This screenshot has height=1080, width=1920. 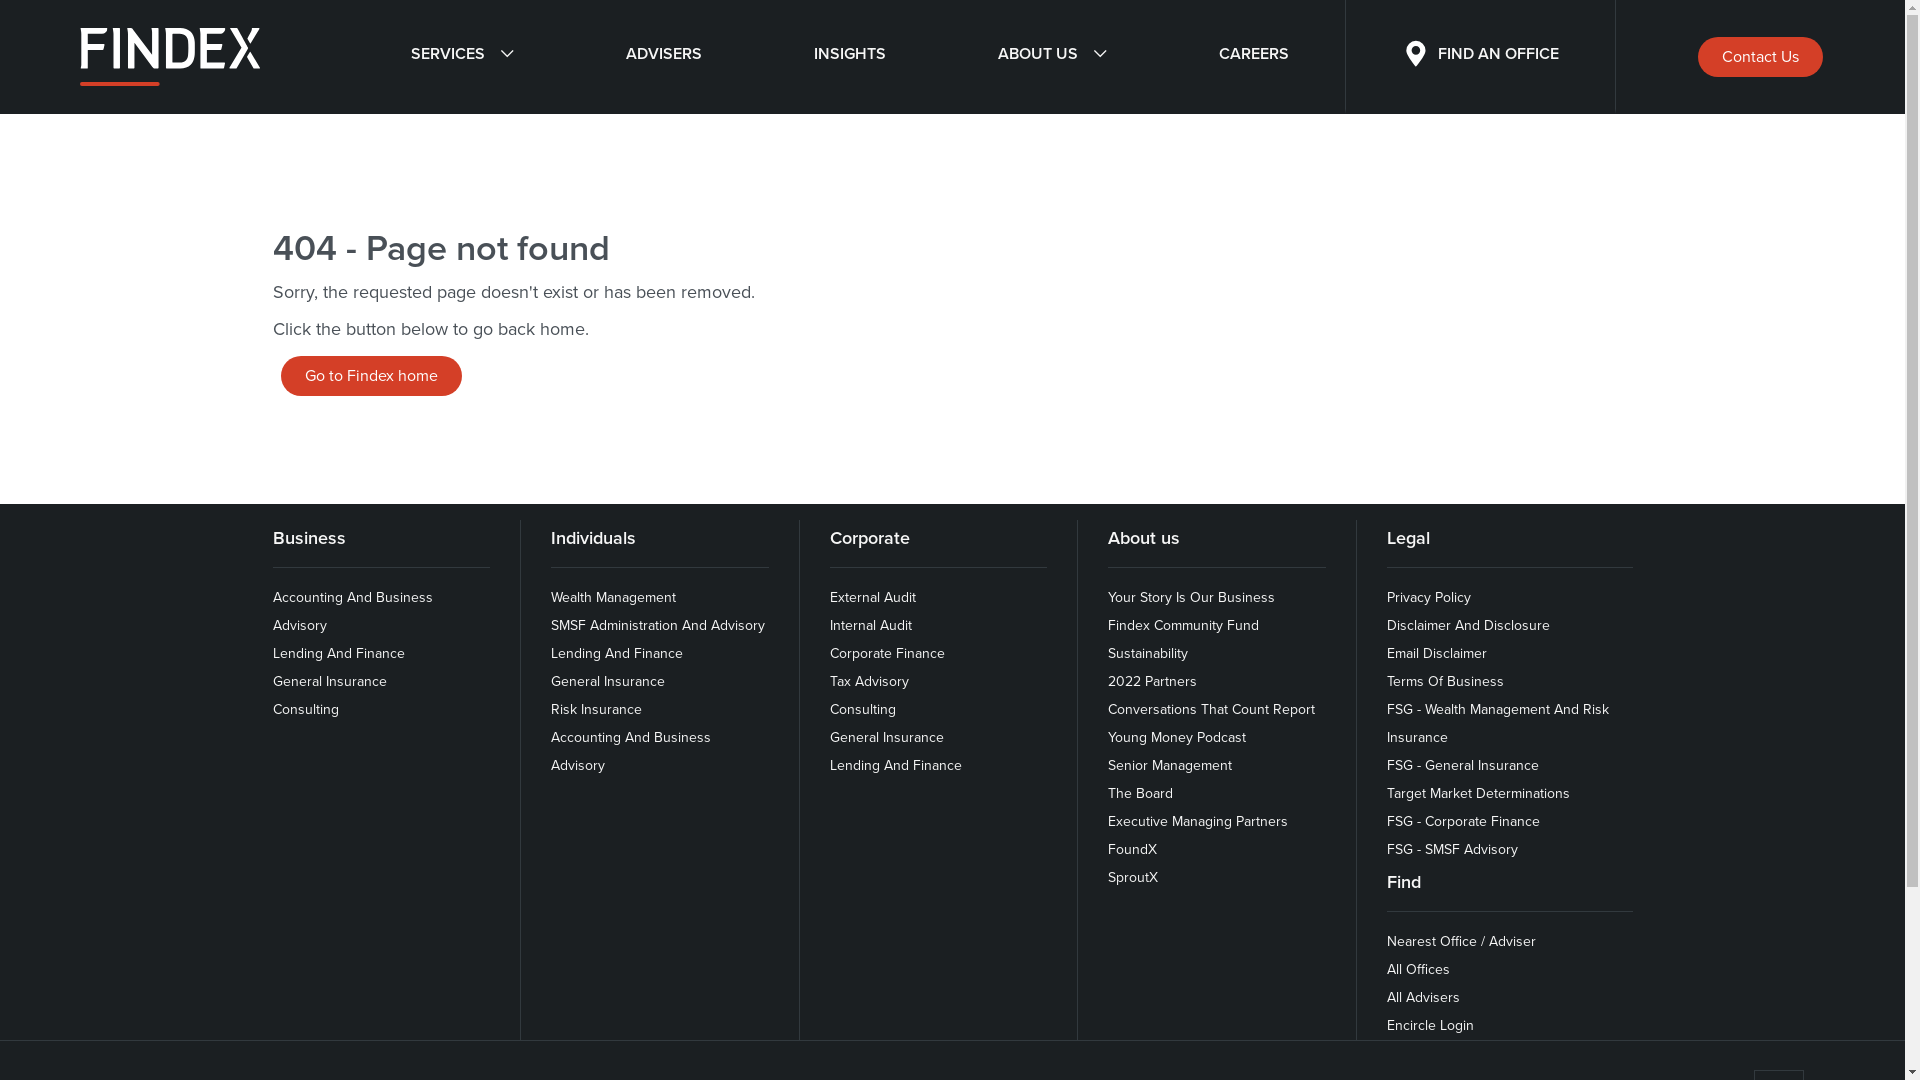 I want to click on 'Lending And Finance', so click(x=337, y=653).